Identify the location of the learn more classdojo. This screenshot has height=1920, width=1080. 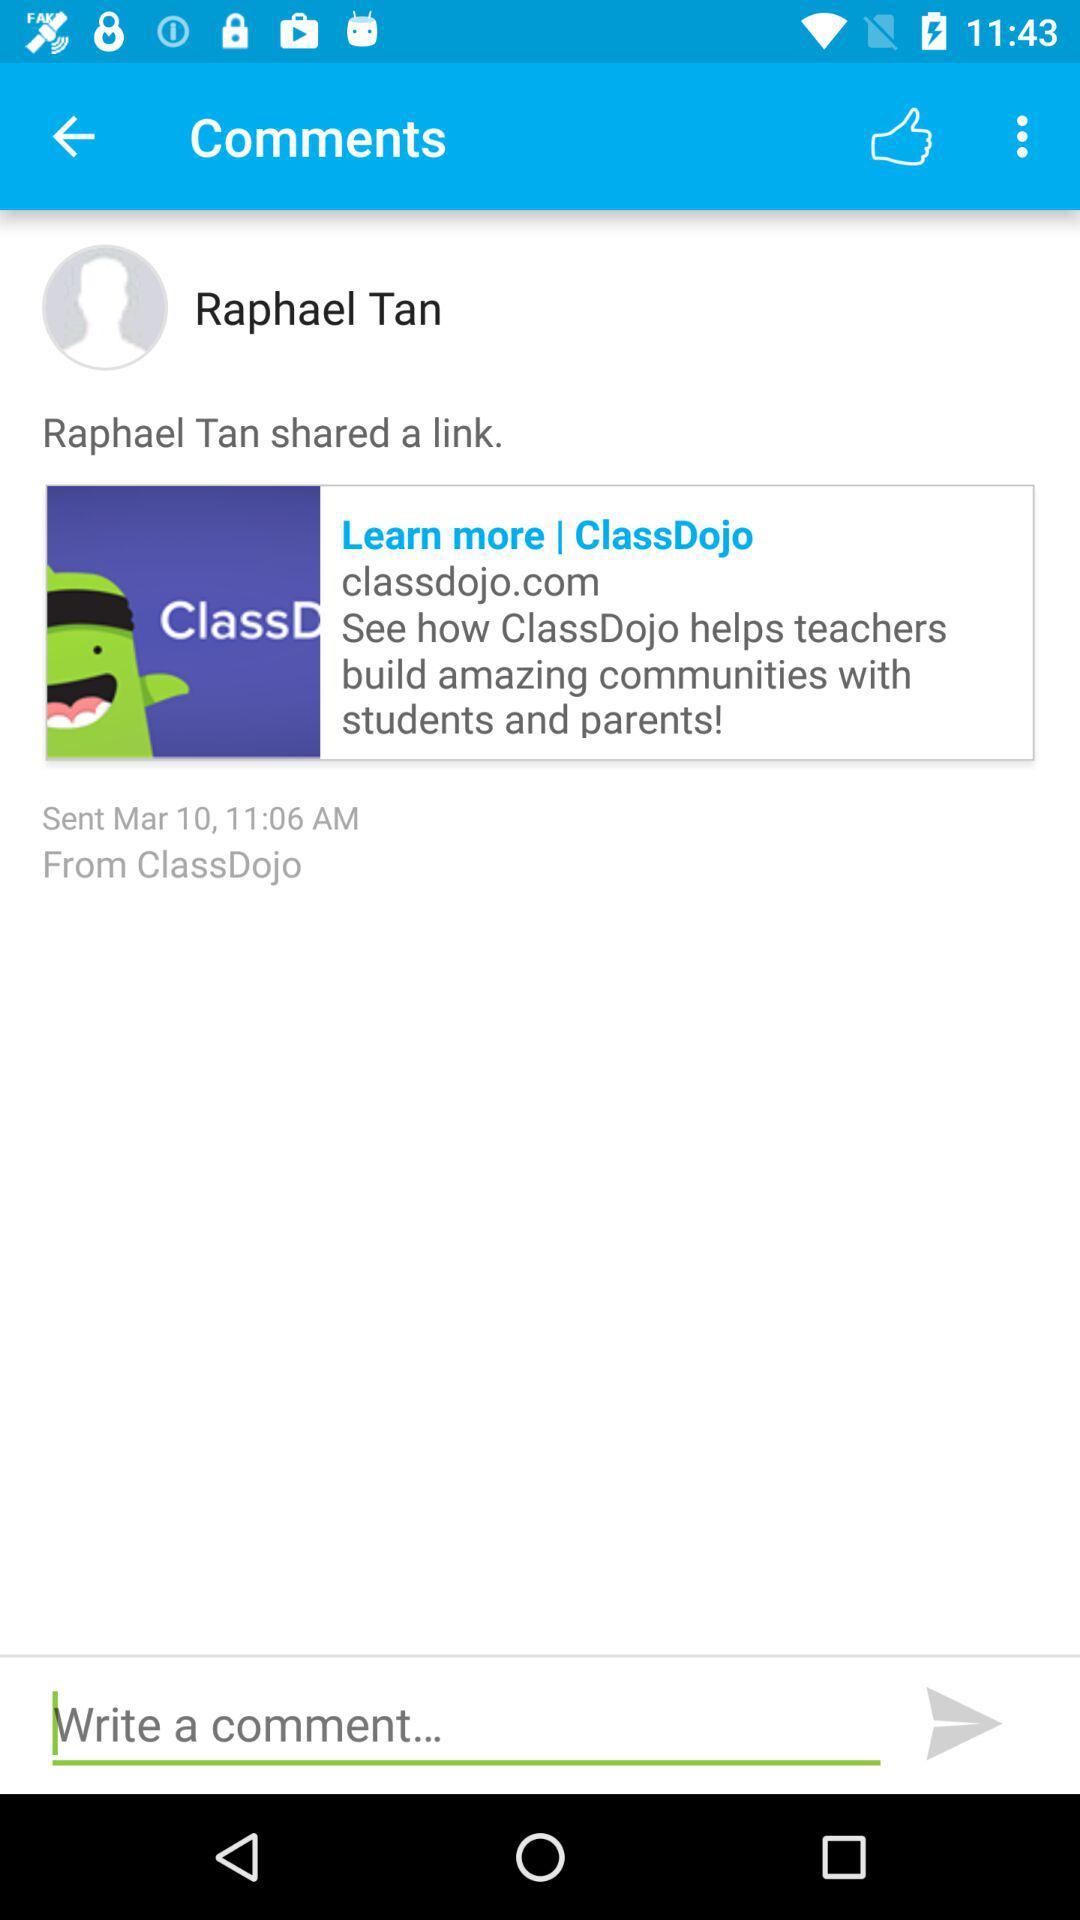
(675, 621).